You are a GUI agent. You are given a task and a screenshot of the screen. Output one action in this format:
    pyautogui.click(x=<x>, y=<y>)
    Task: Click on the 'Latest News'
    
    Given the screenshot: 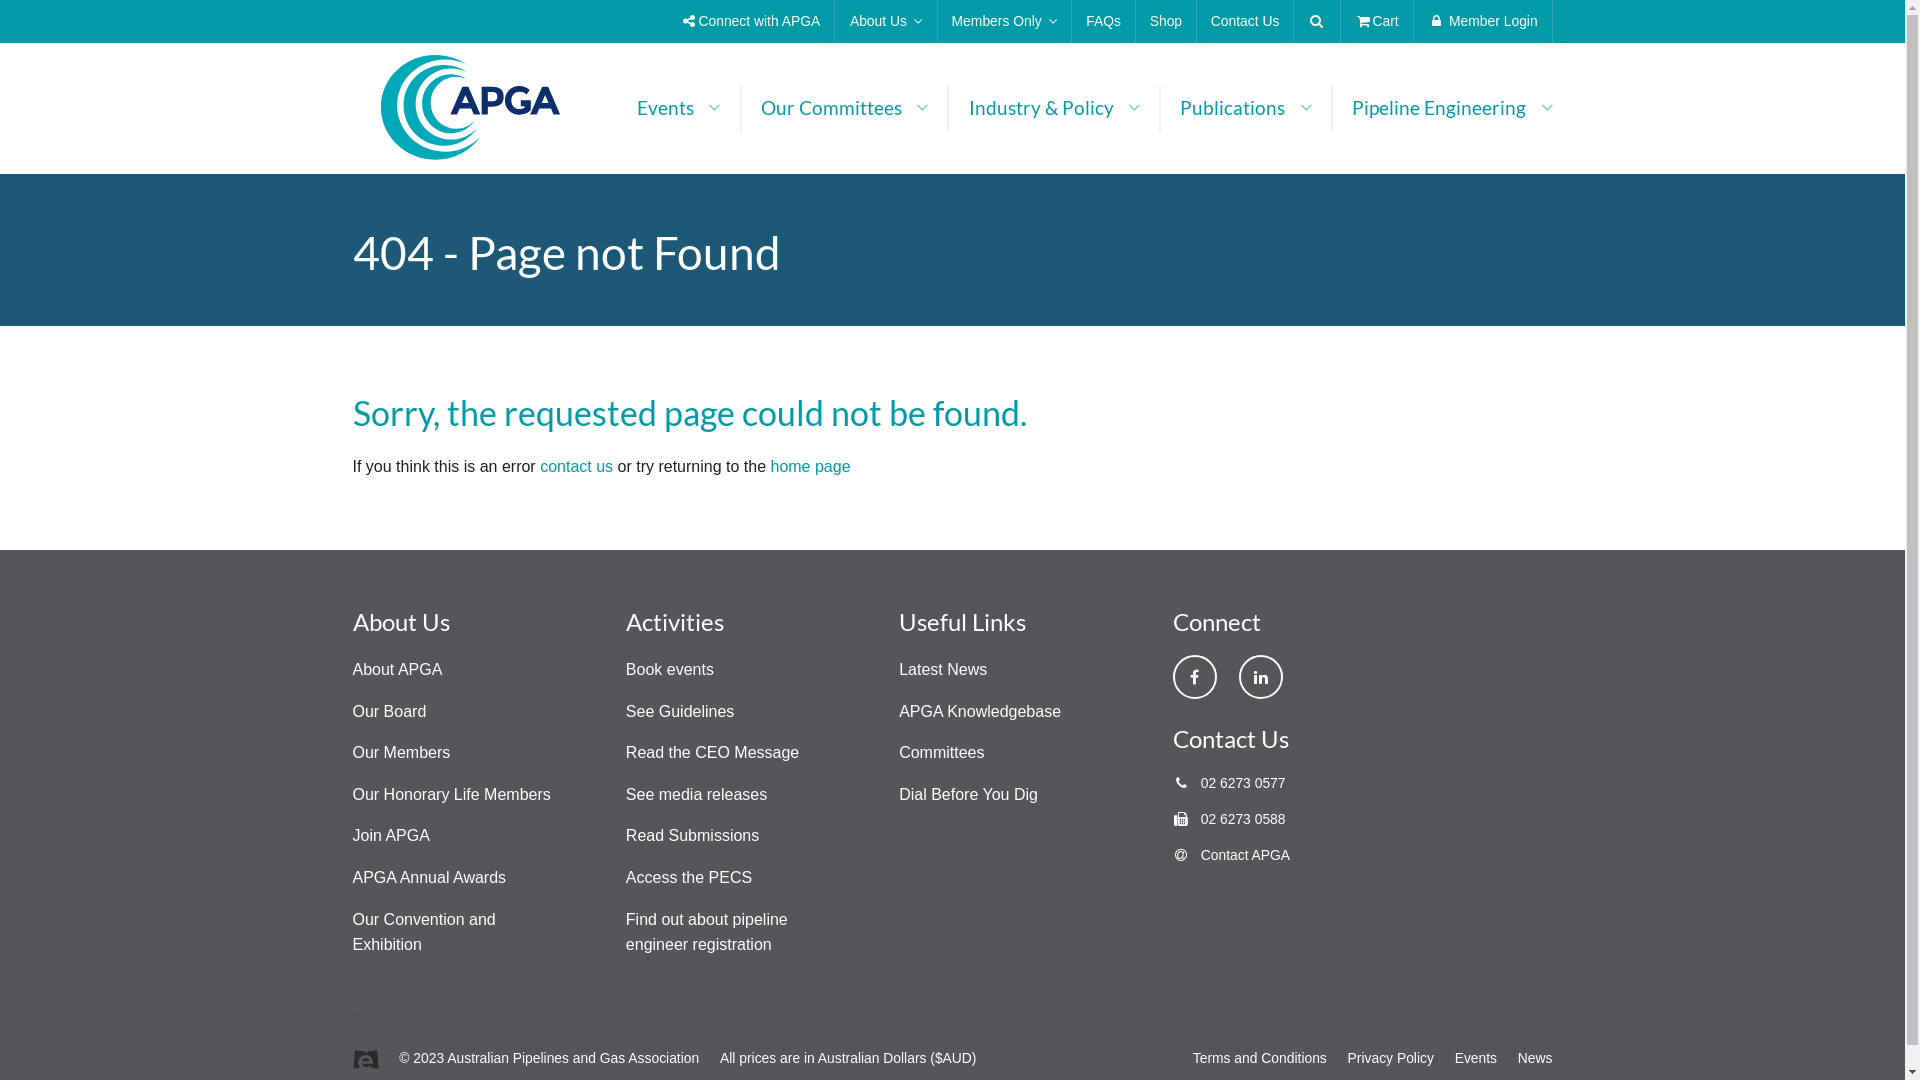 What is the action you would take?
    pyautogui.click(x=897, y=669)
    